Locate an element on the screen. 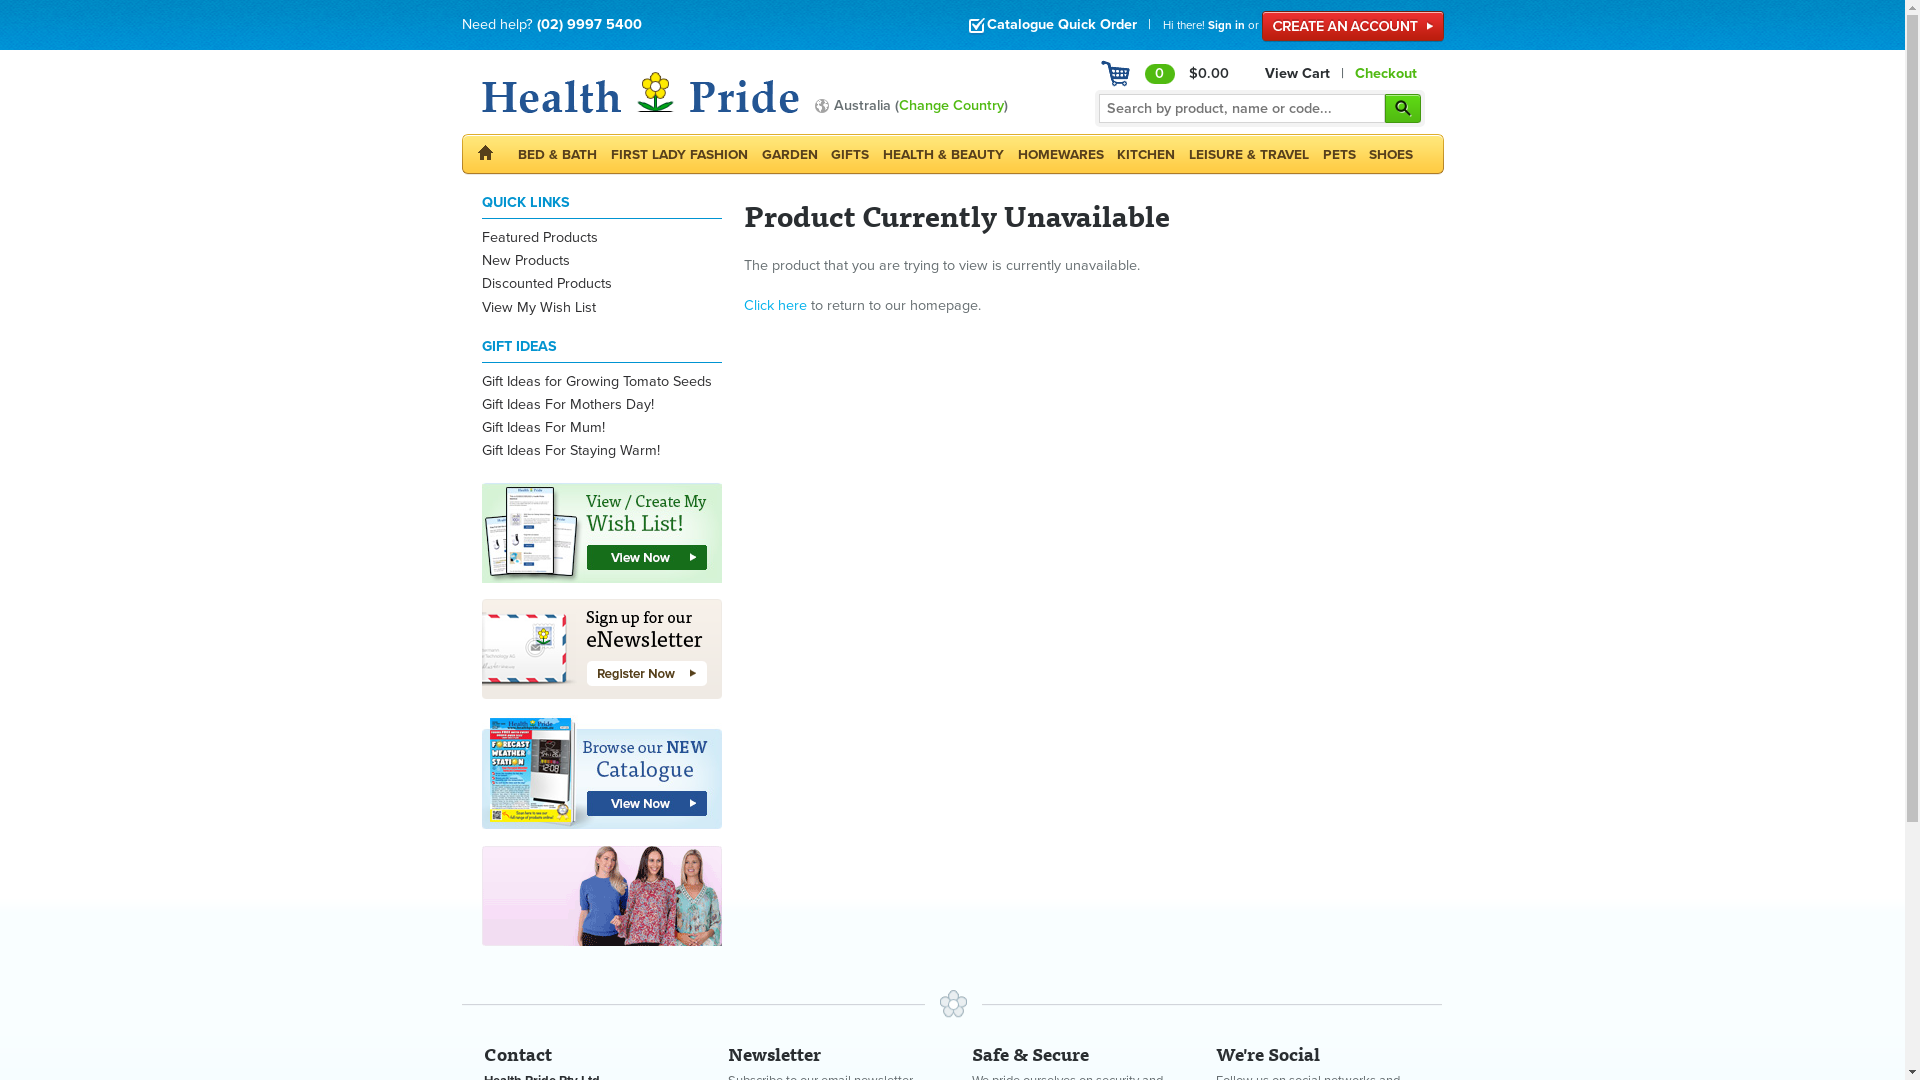  'PETS' is located at coordinates (1315, 153).